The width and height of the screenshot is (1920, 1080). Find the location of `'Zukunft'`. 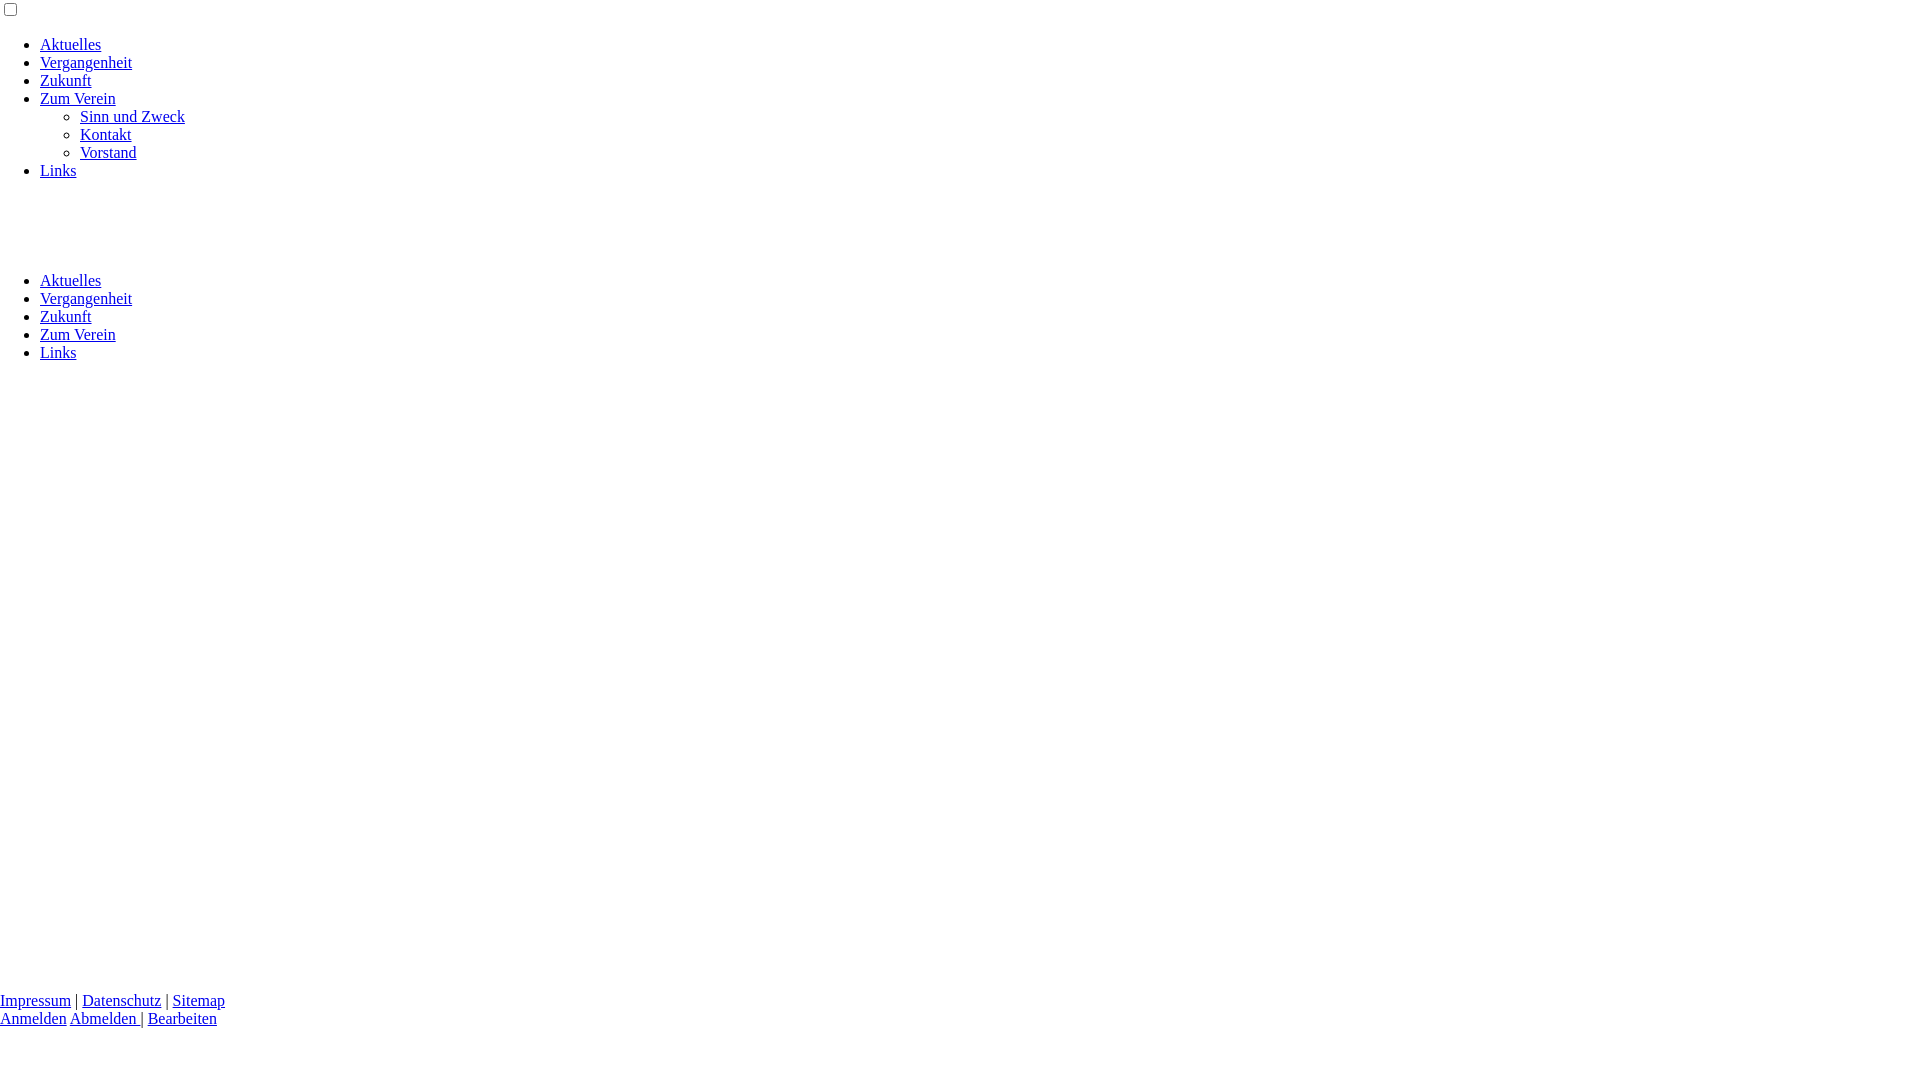

'Zukunft' is located at coordinates (66, 315).